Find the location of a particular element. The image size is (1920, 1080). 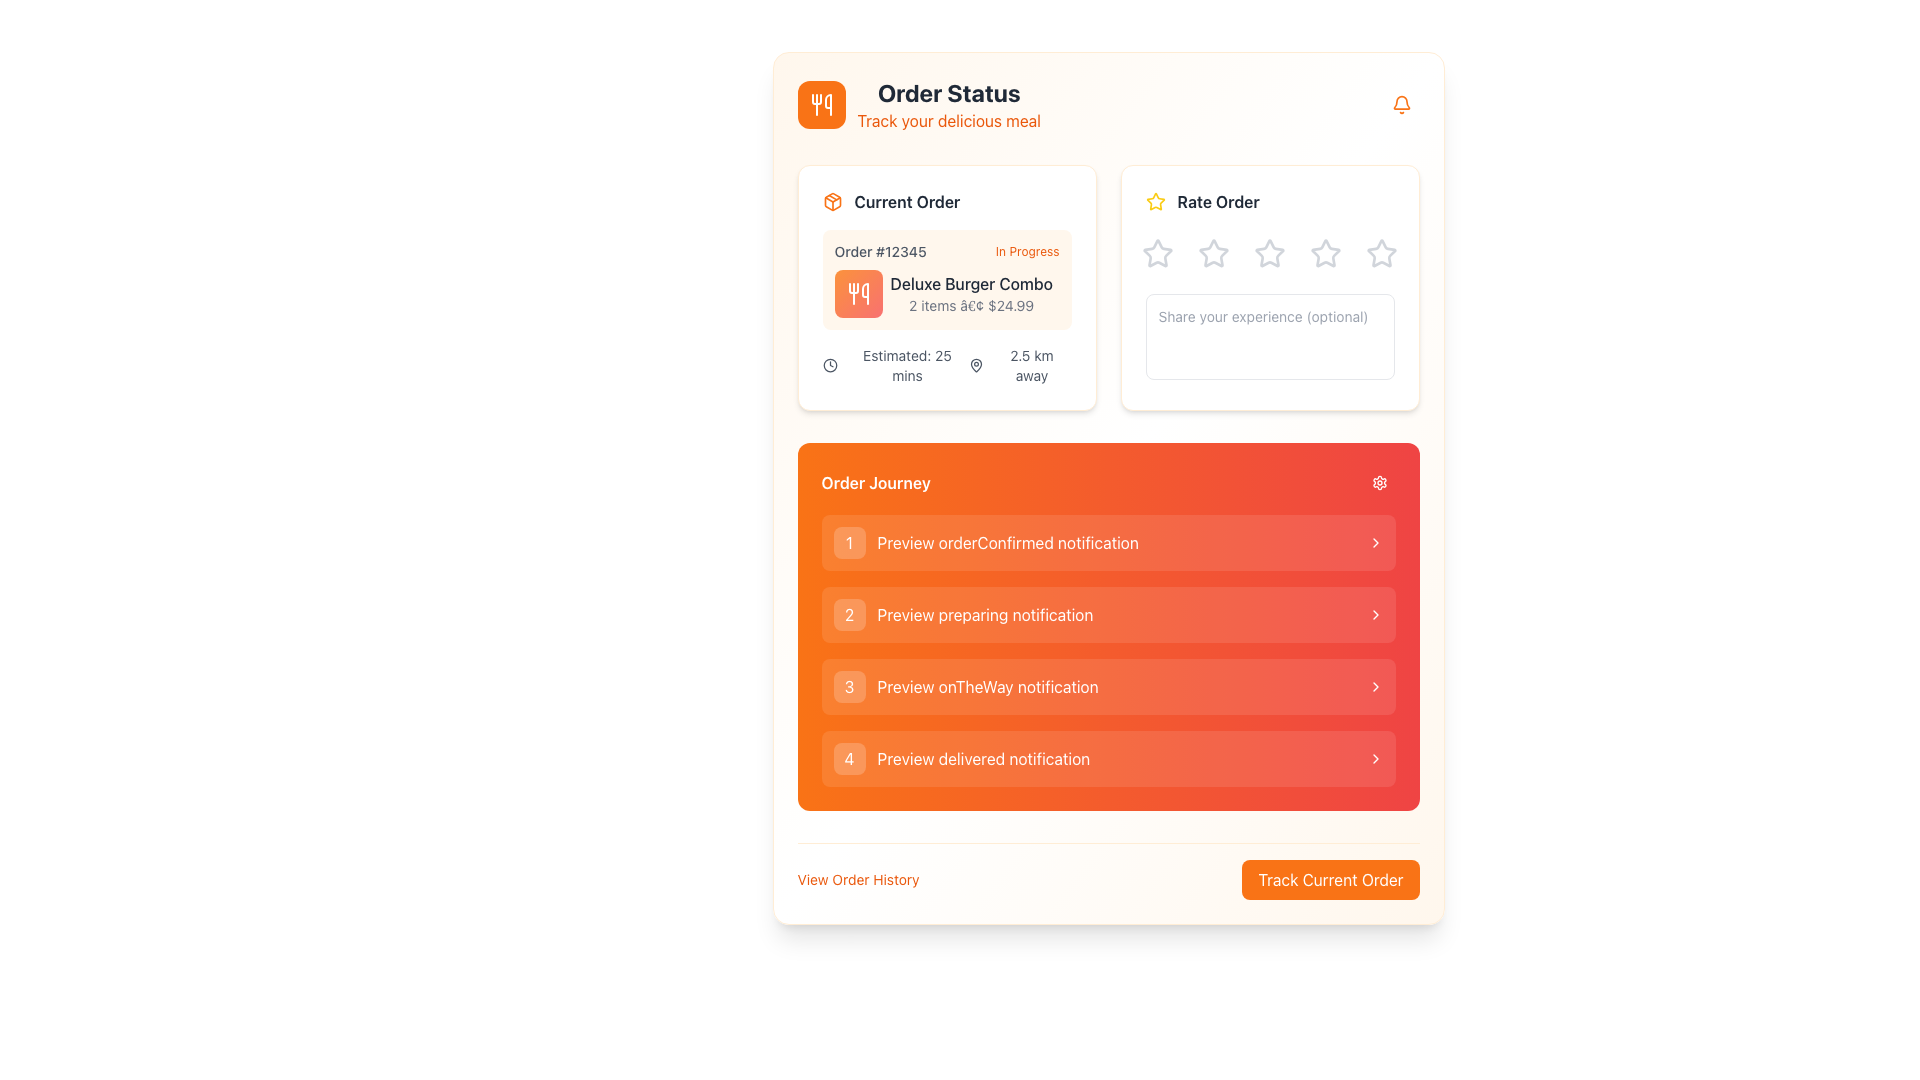

the fifth star rating button in the 'Rate Order' section to set the rating to five stars is located at coordinates (1381, 253).